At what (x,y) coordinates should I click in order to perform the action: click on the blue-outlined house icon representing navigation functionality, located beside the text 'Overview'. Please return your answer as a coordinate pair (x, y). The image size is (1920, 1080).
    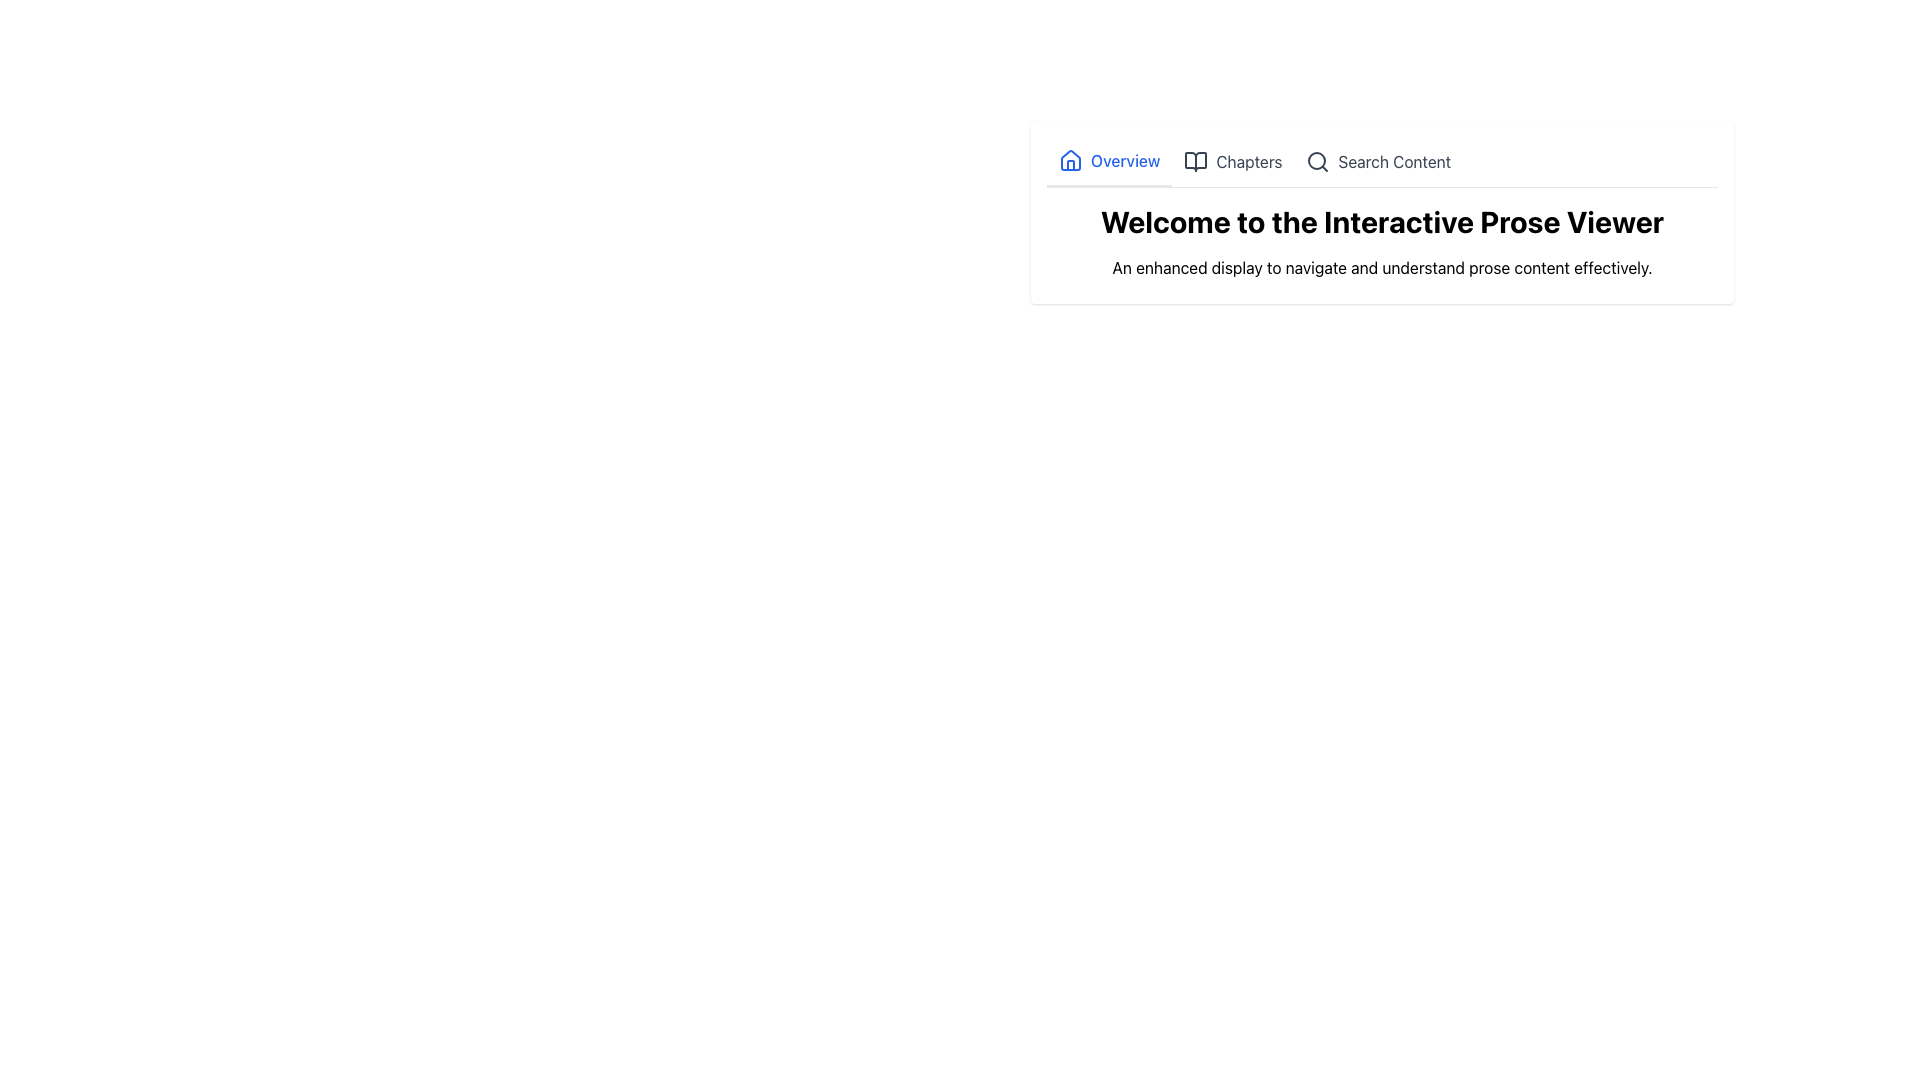
    Looking at the image, I should click on (1069, 160).